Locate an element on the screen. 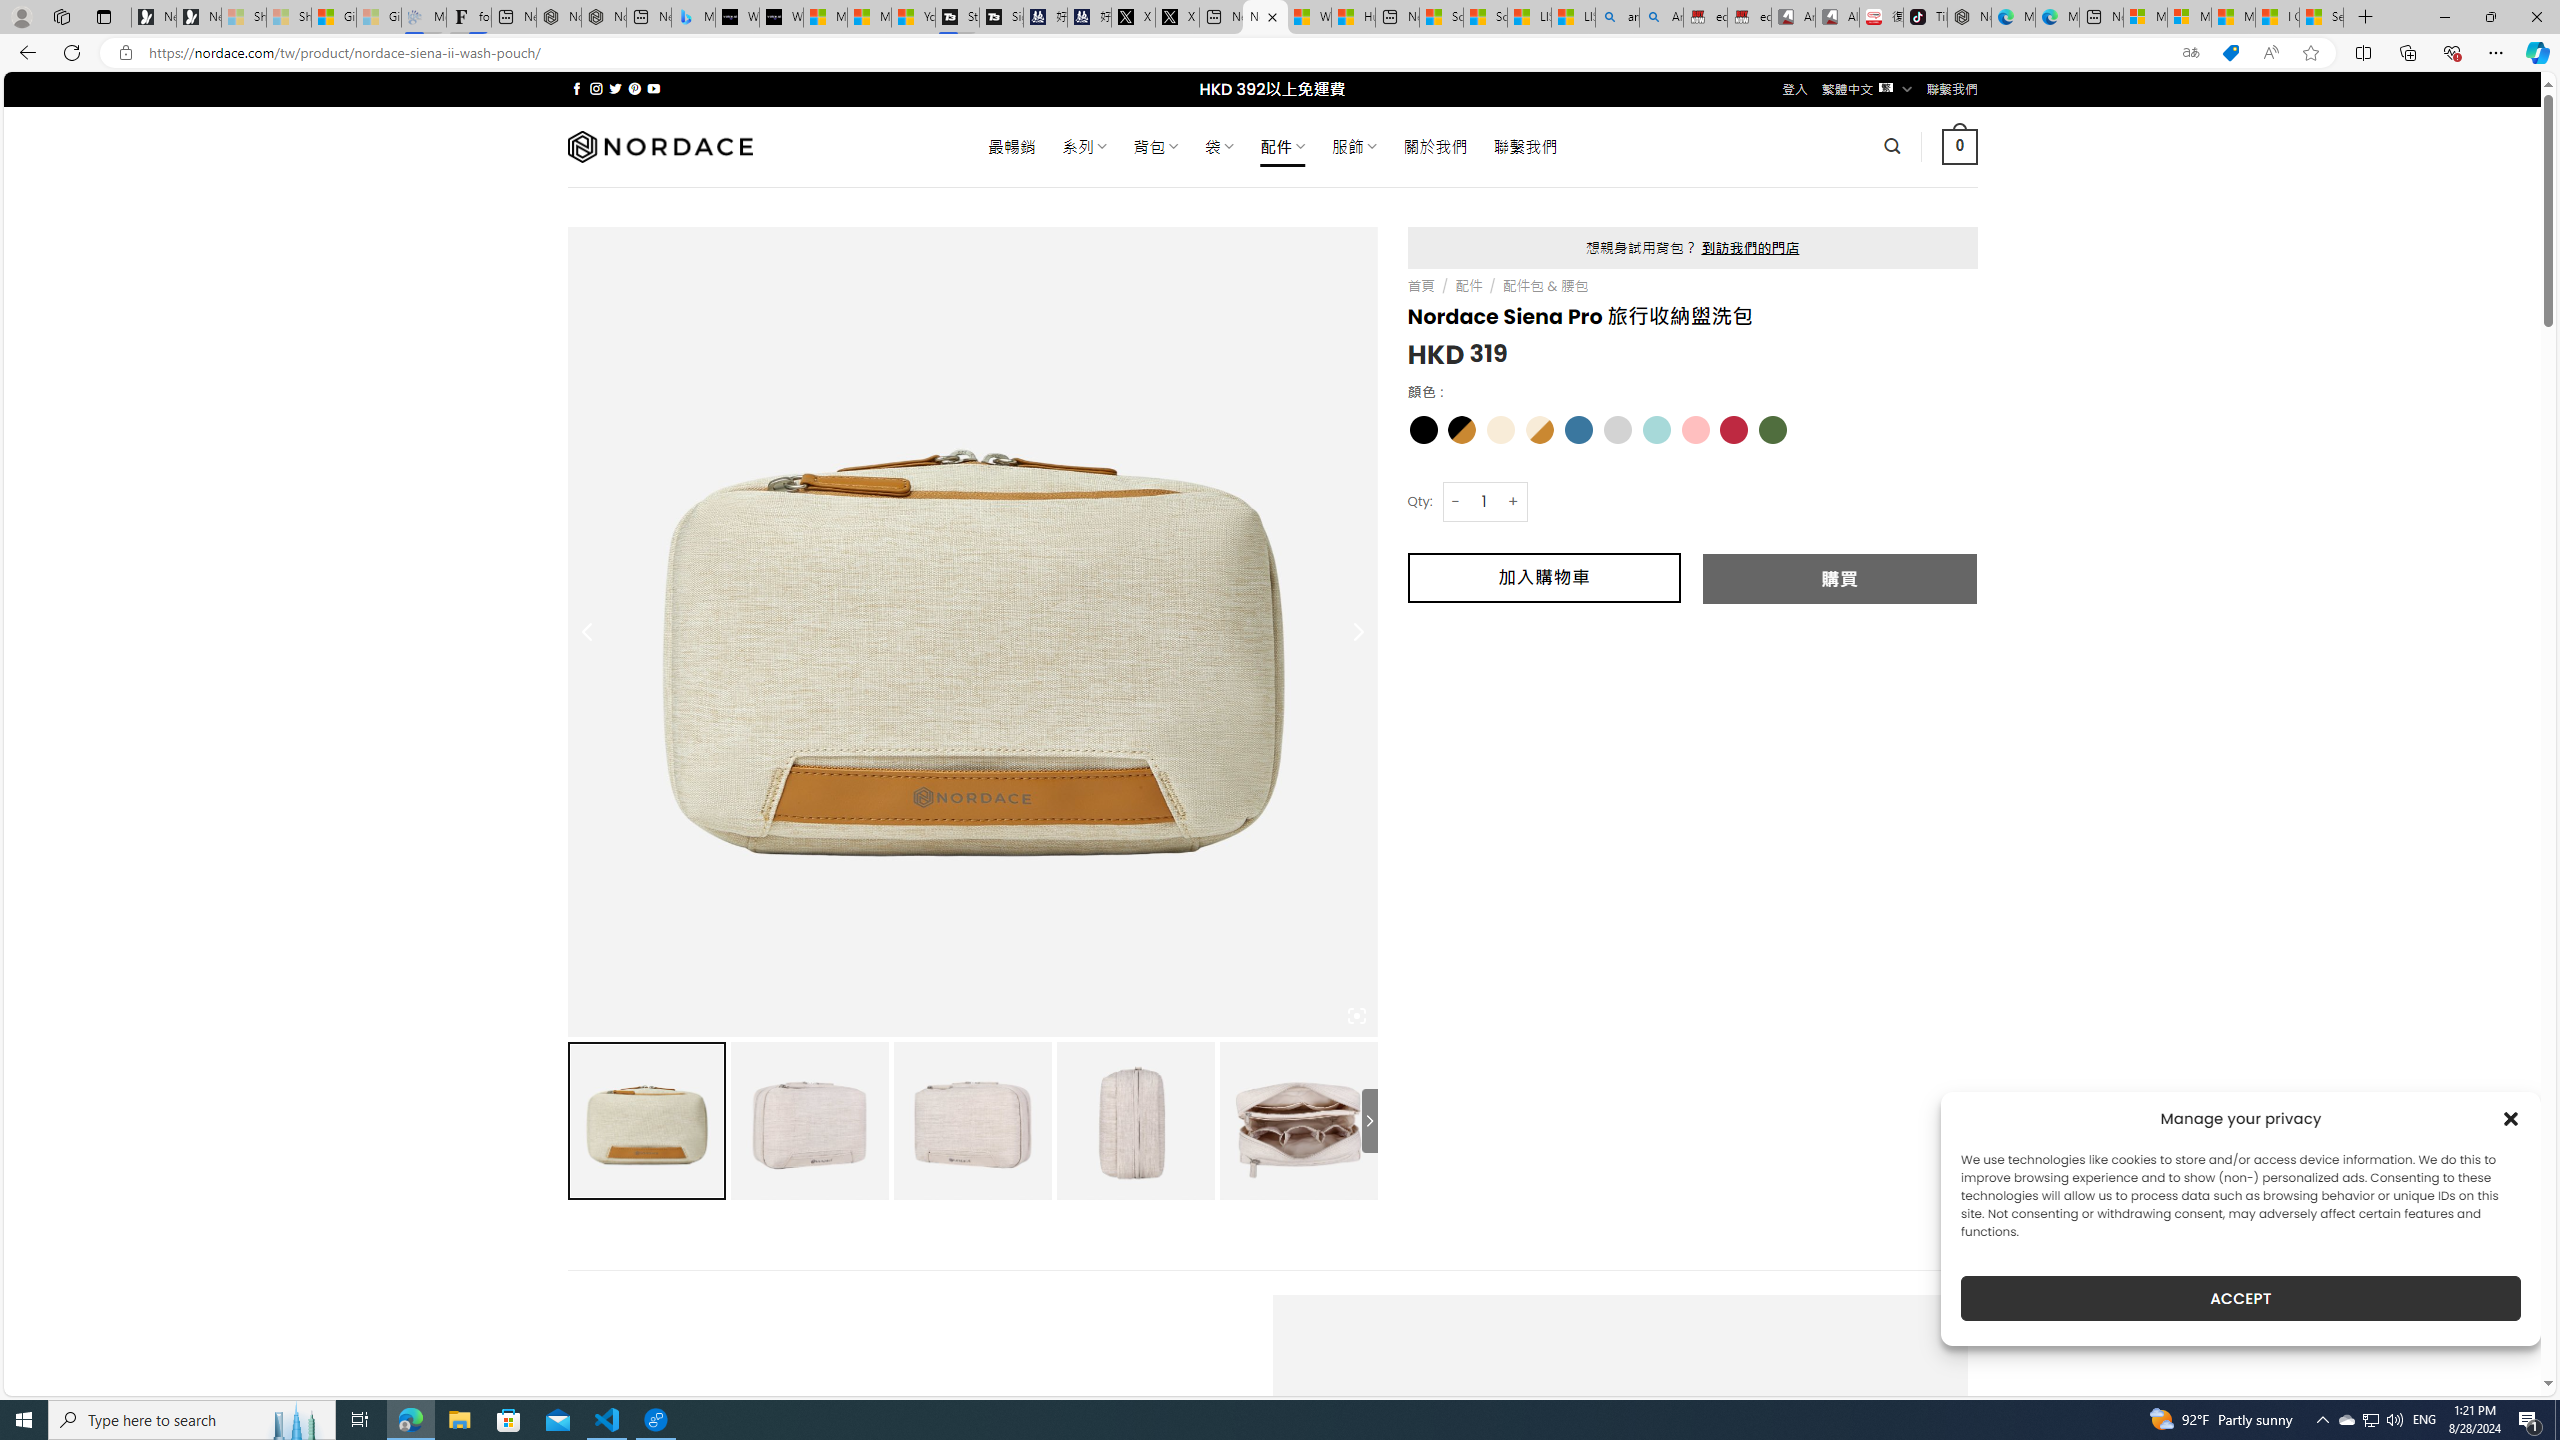 This screenshot has width=2560, height=1440. 'Newsletter Sign Up' is located at coordinates (199, 16).